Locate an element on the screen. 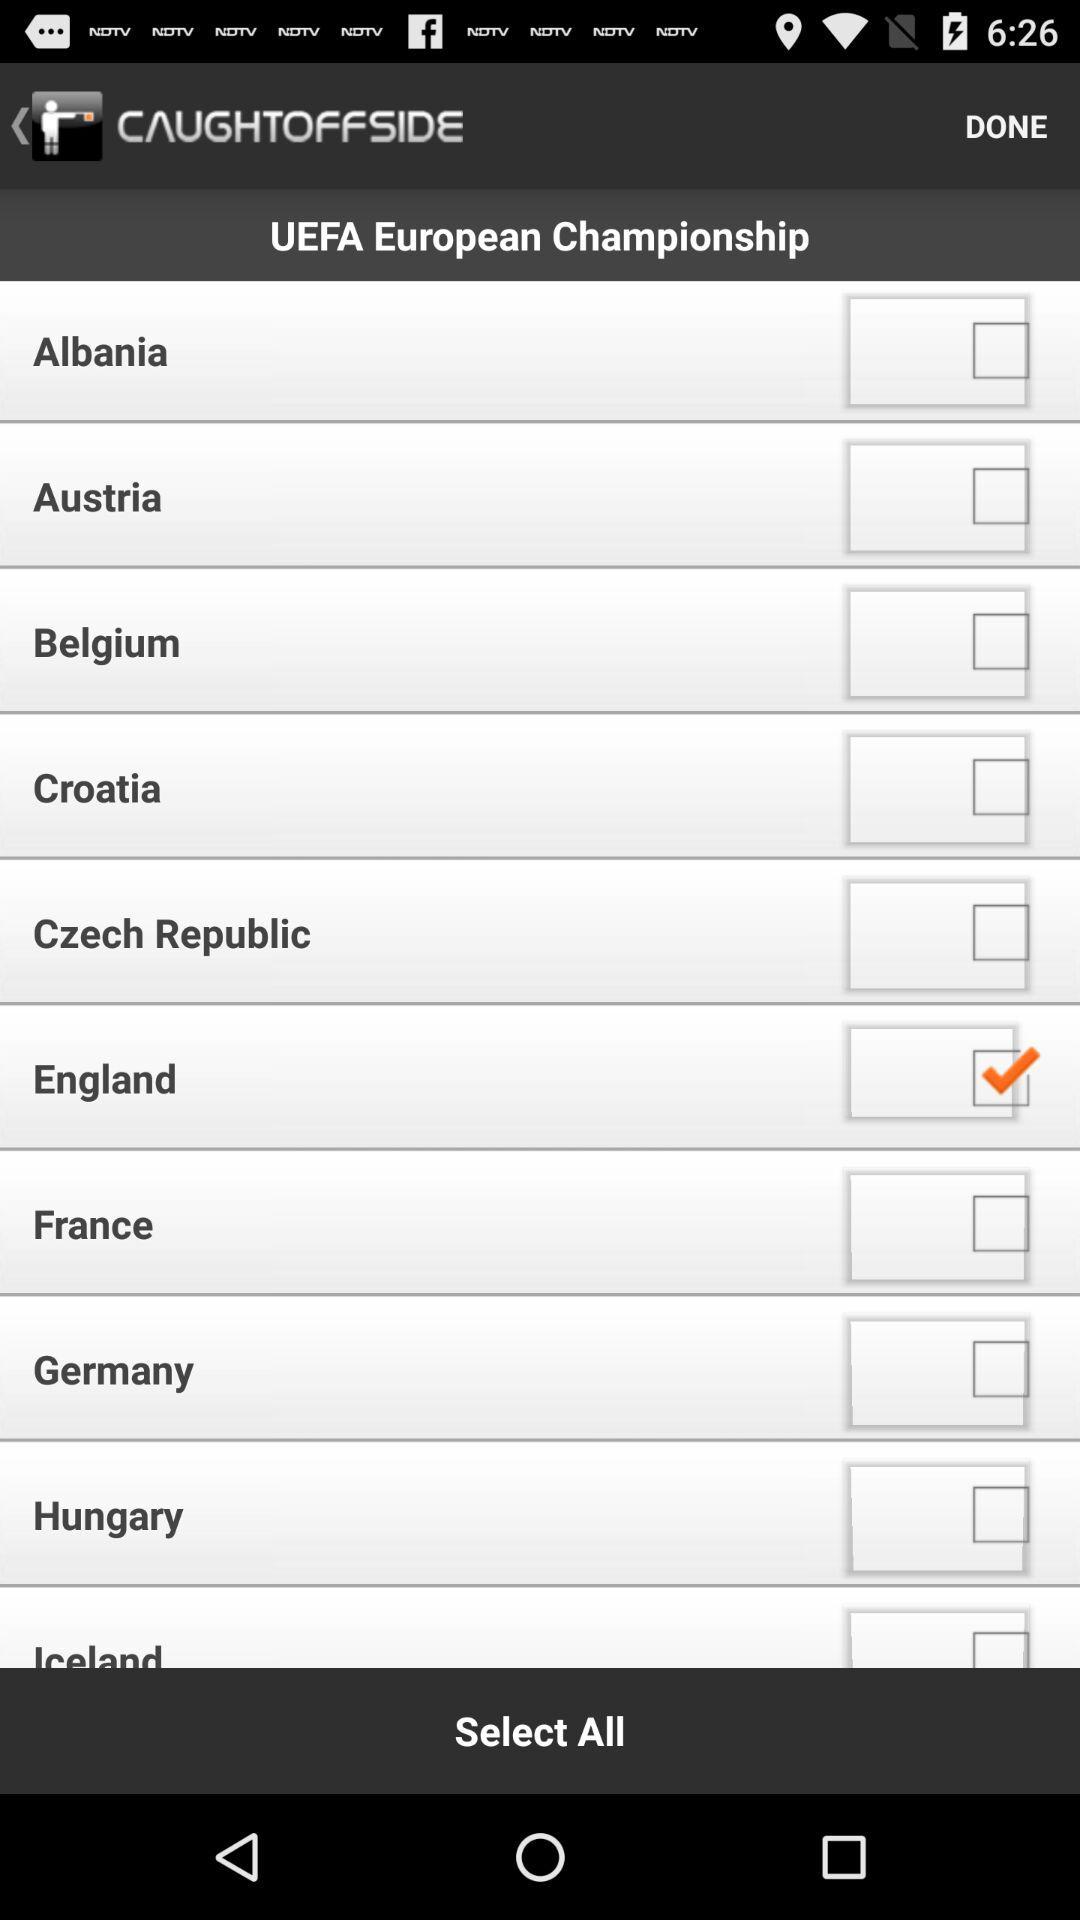 This screenshot has height=1920, width=1080. the france app is located at coordinates (409, 1222).